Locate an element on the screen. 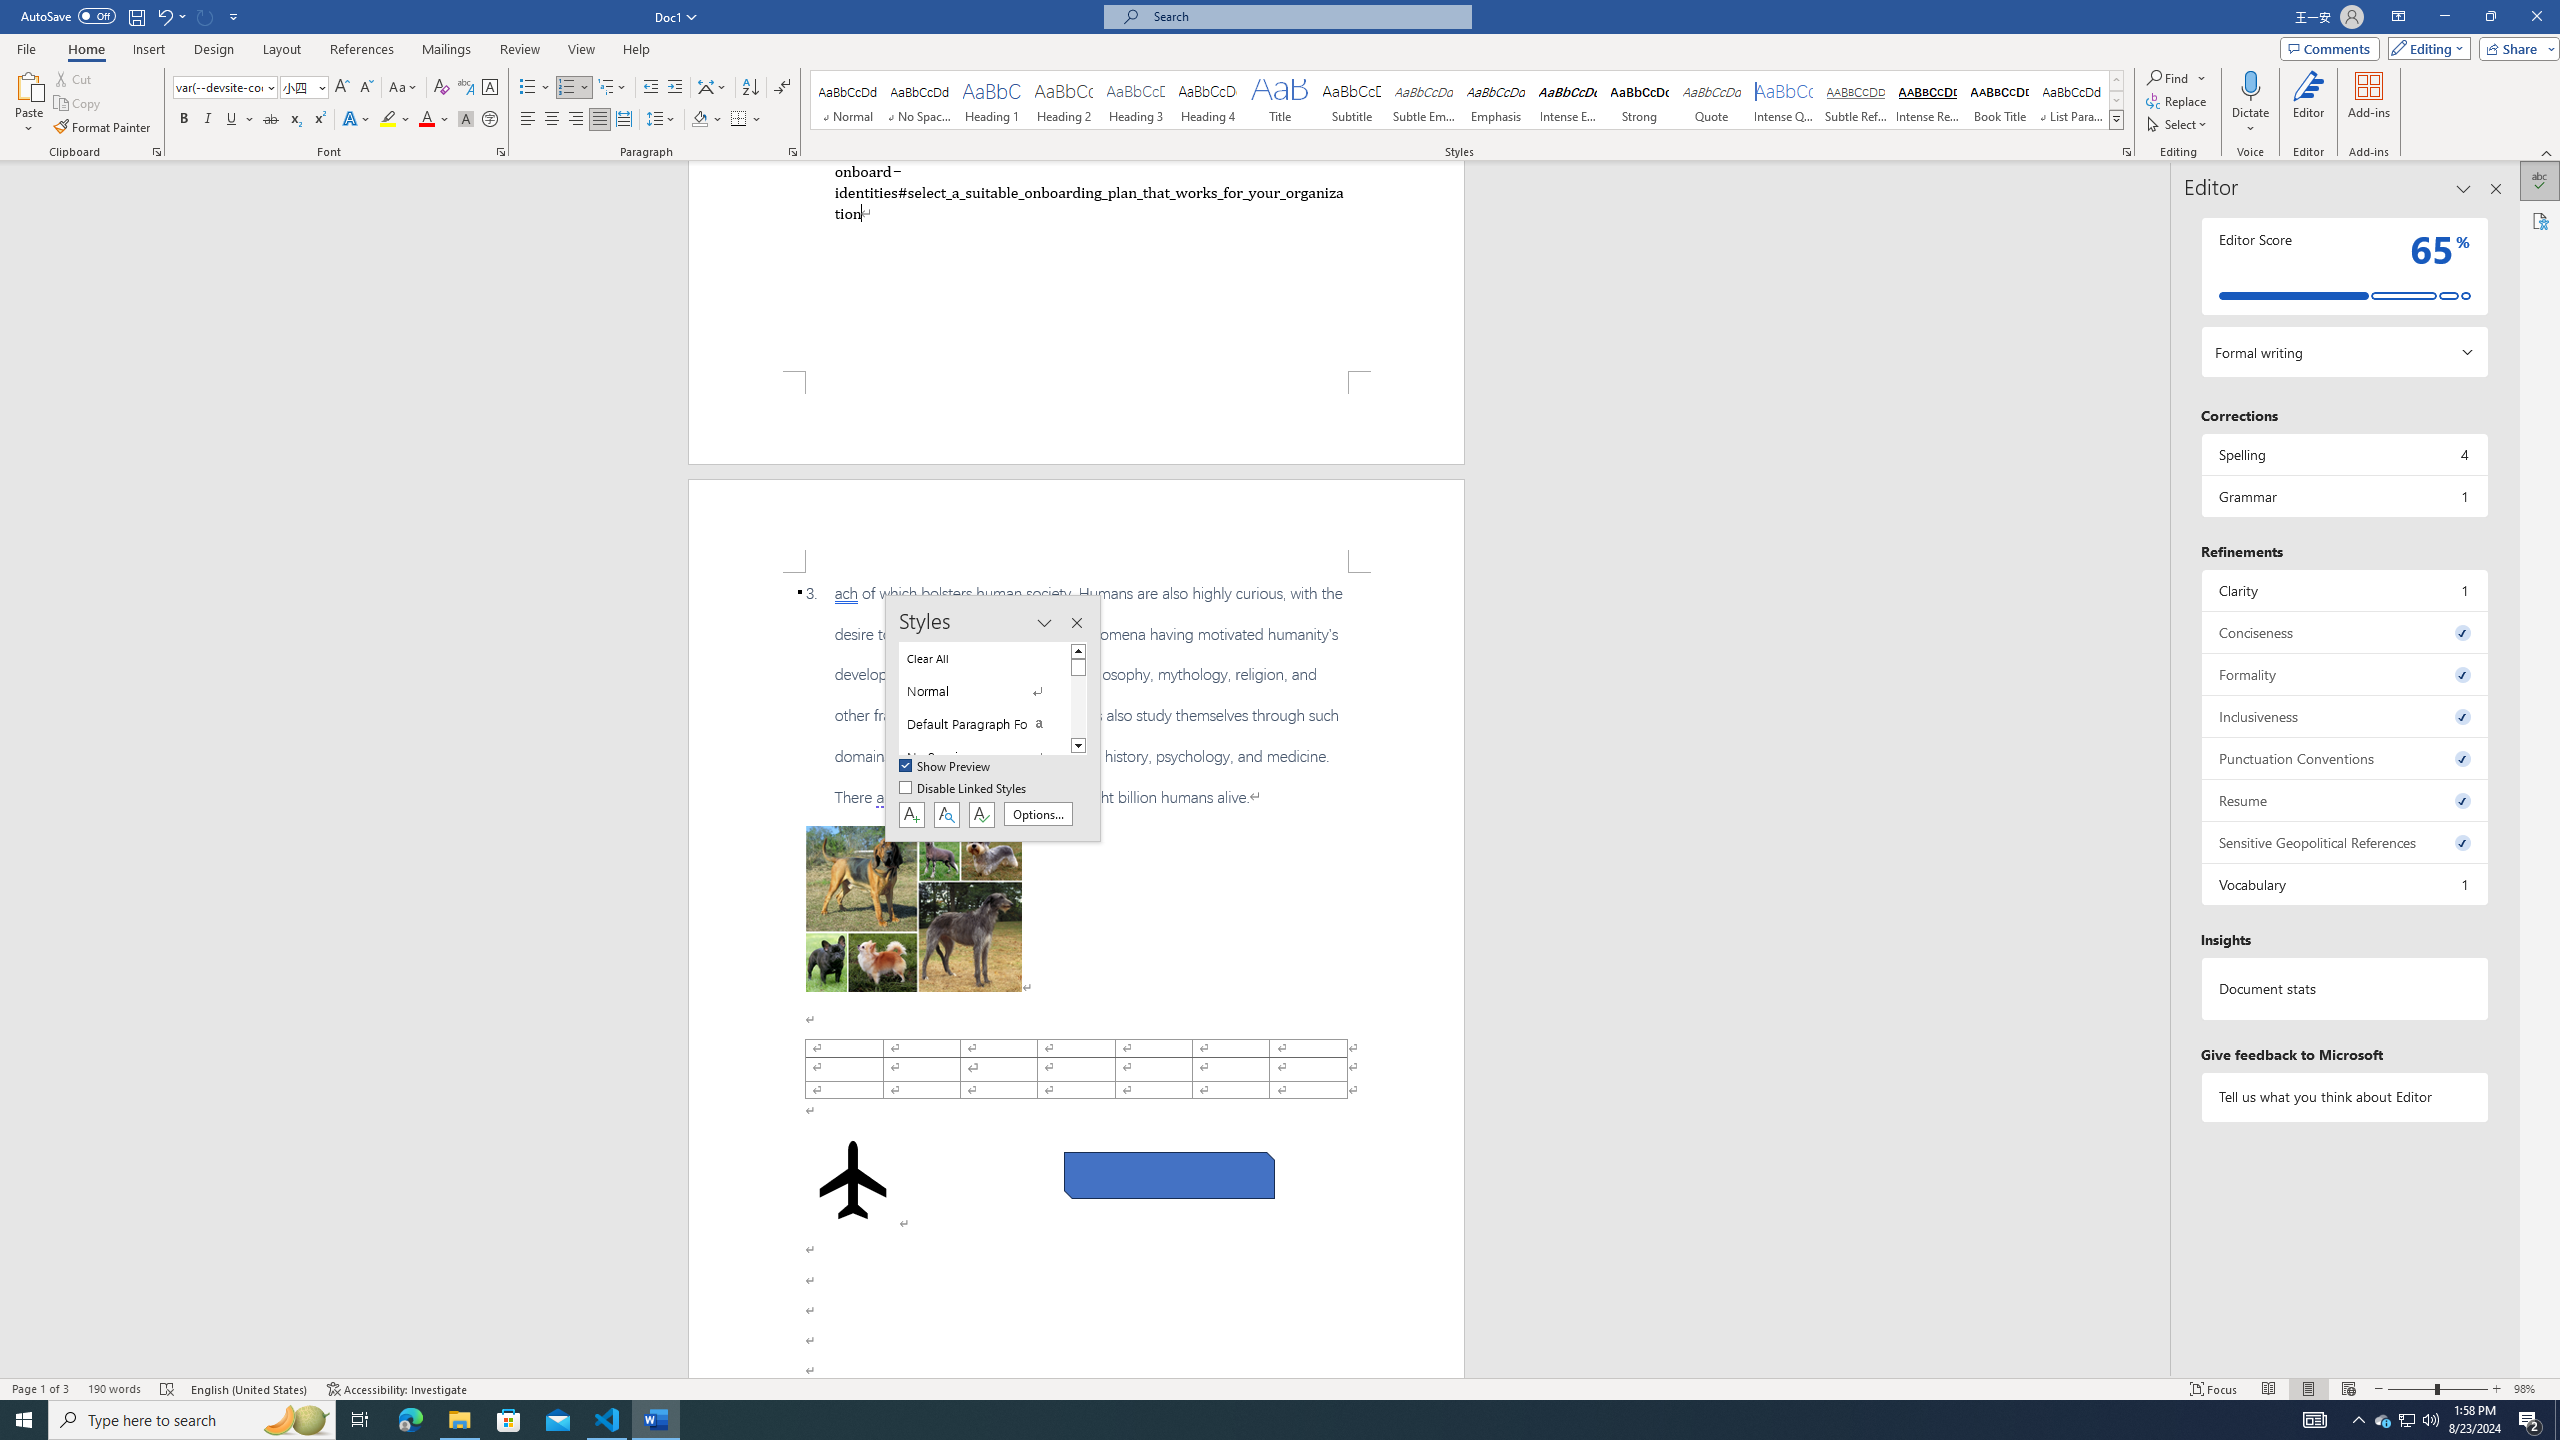 This screenshot has width=2560, height=1440. 'Font Size' is located at coordinates (297, 87).